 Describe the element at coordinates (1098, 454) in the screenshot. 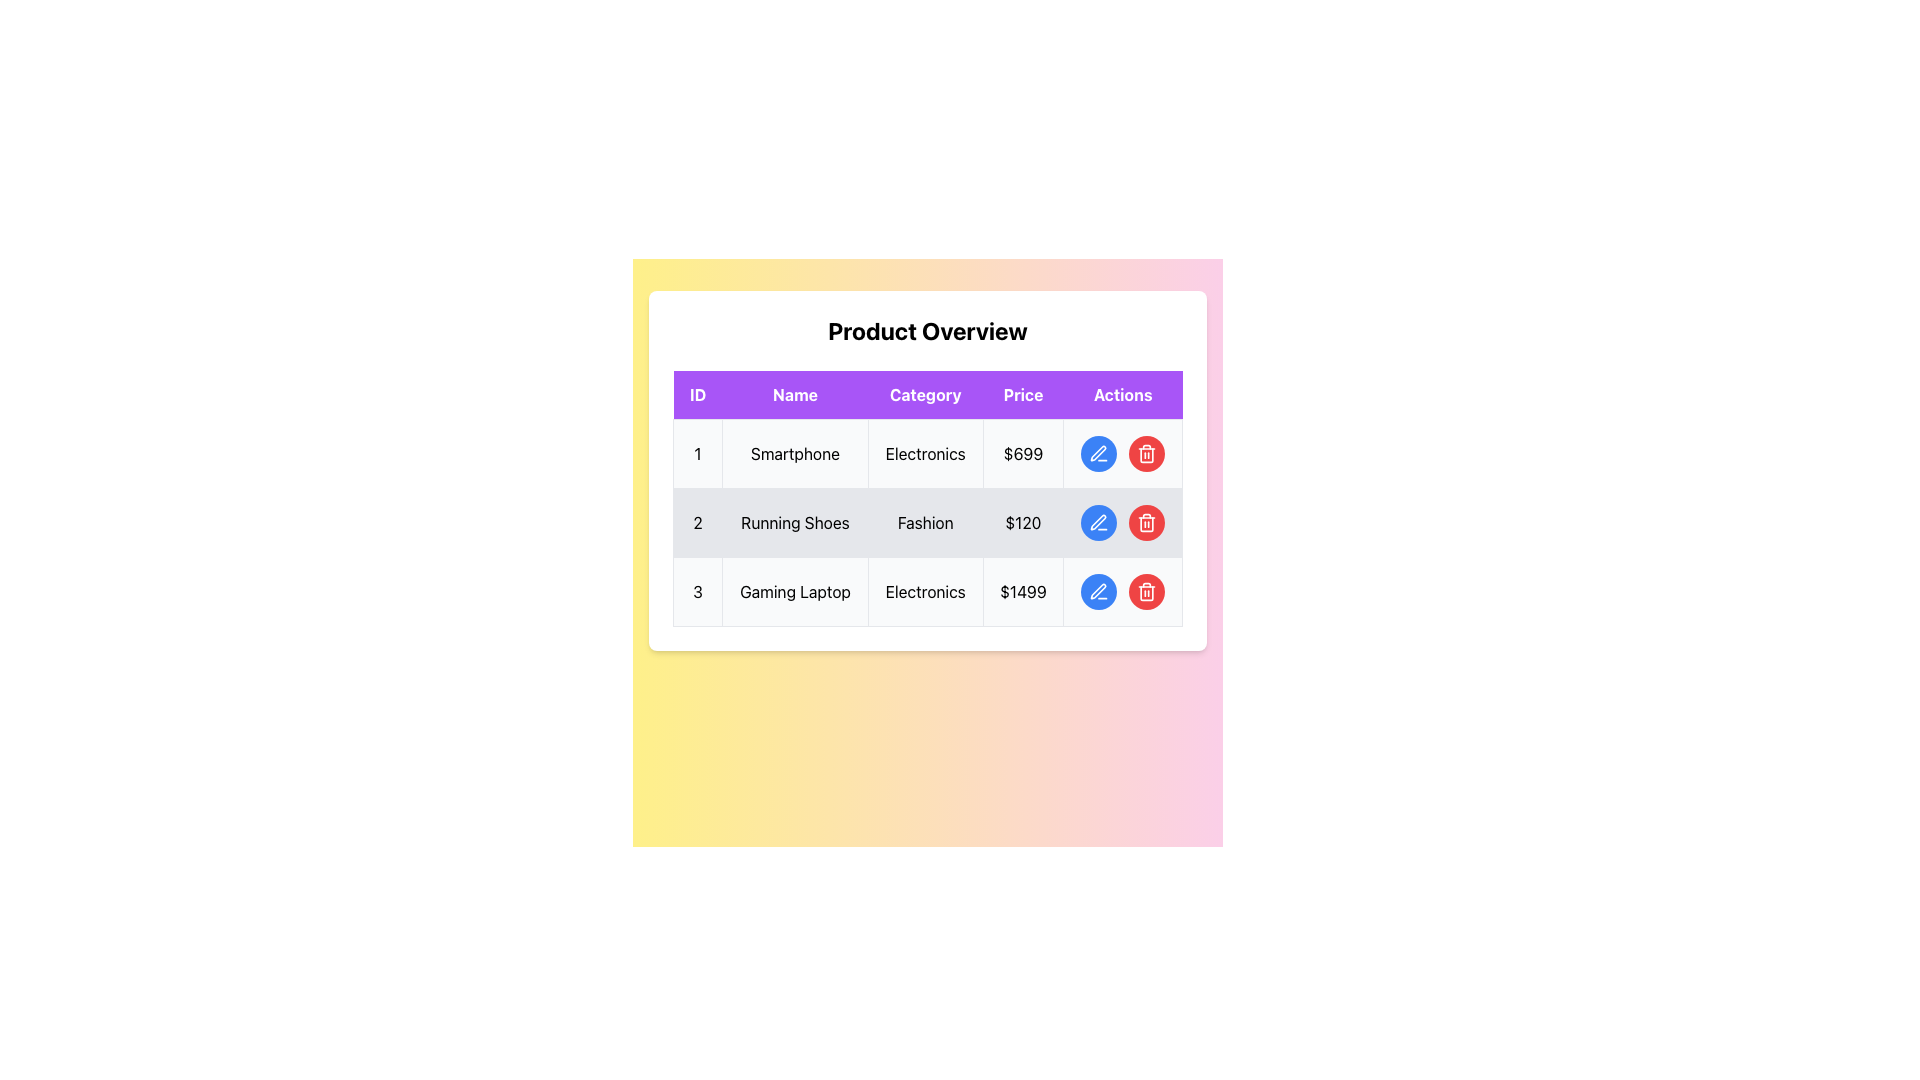

I see `the edit button located in the 'Actions' column of the first row in the 'Product Overview' table` at that location.